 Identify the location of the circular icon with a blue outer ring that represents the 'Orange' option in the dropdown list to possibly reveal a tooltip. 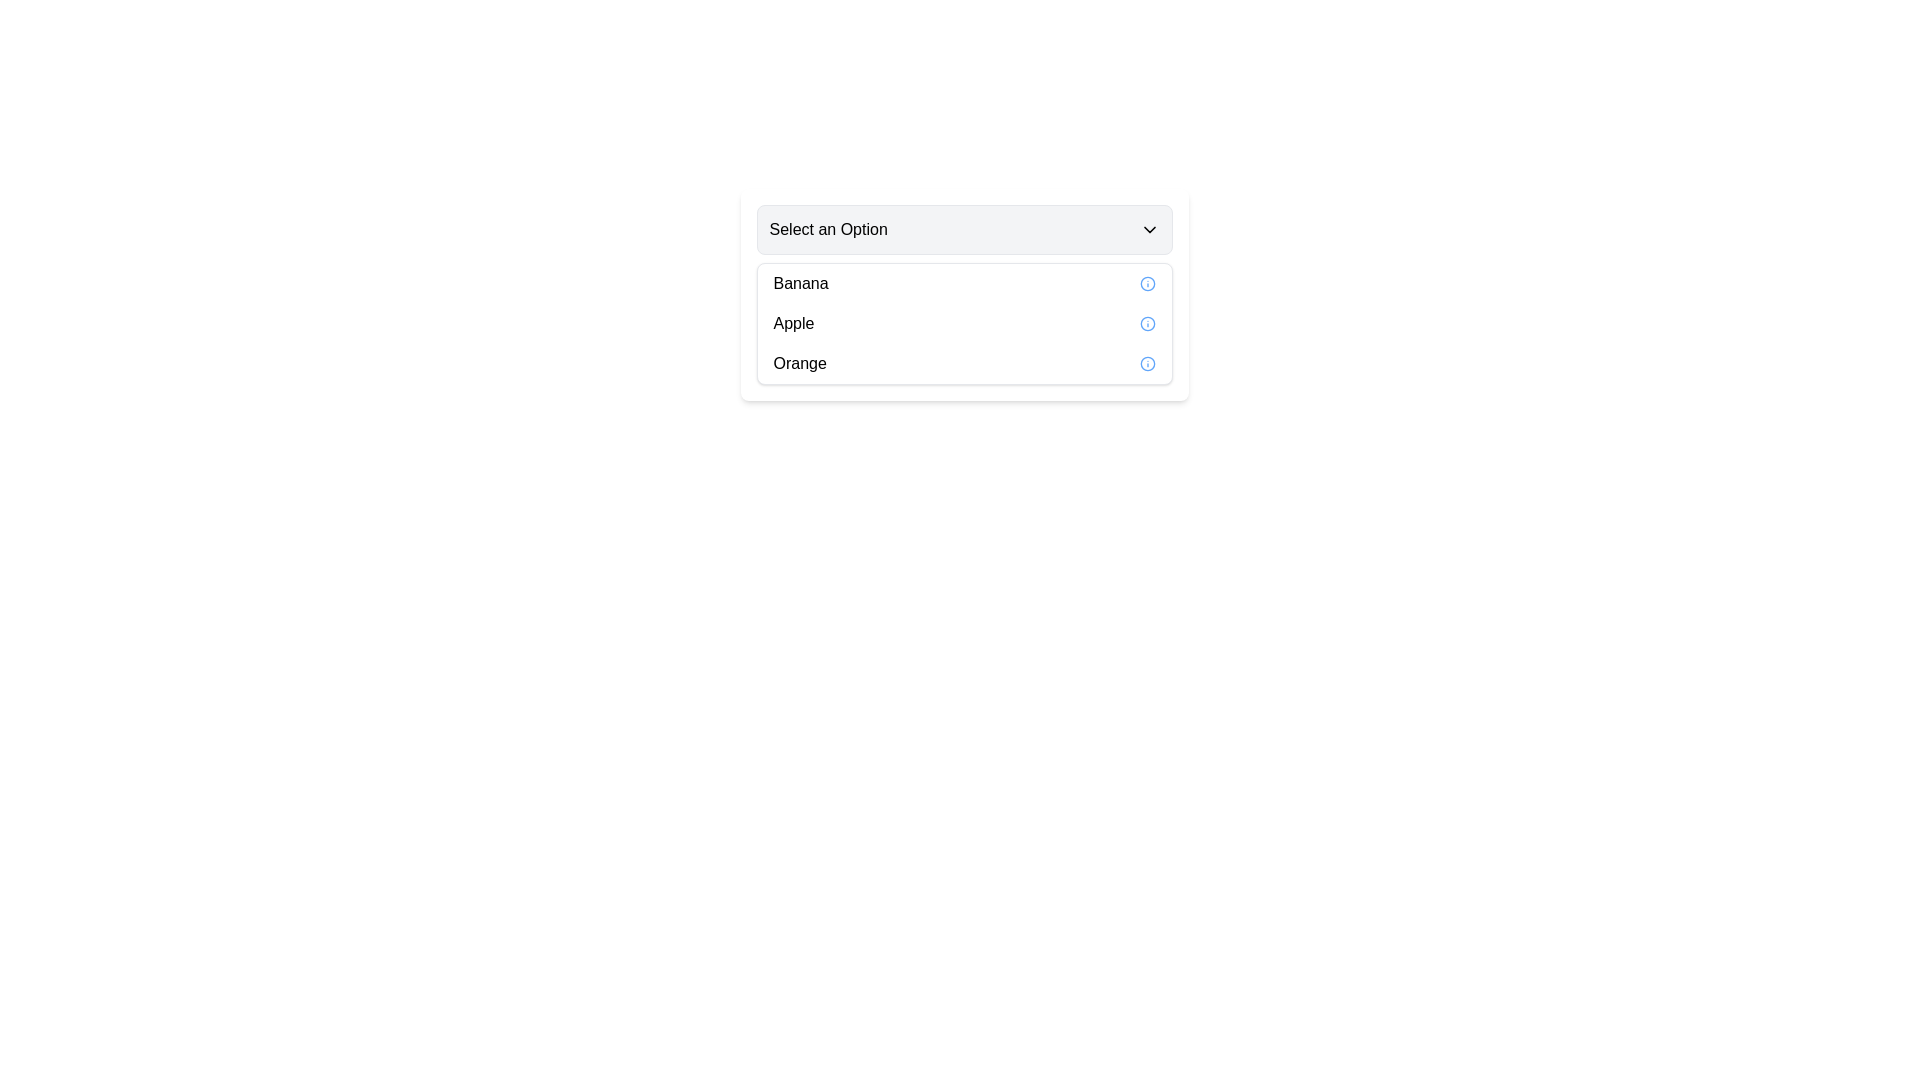
(1147, 363).